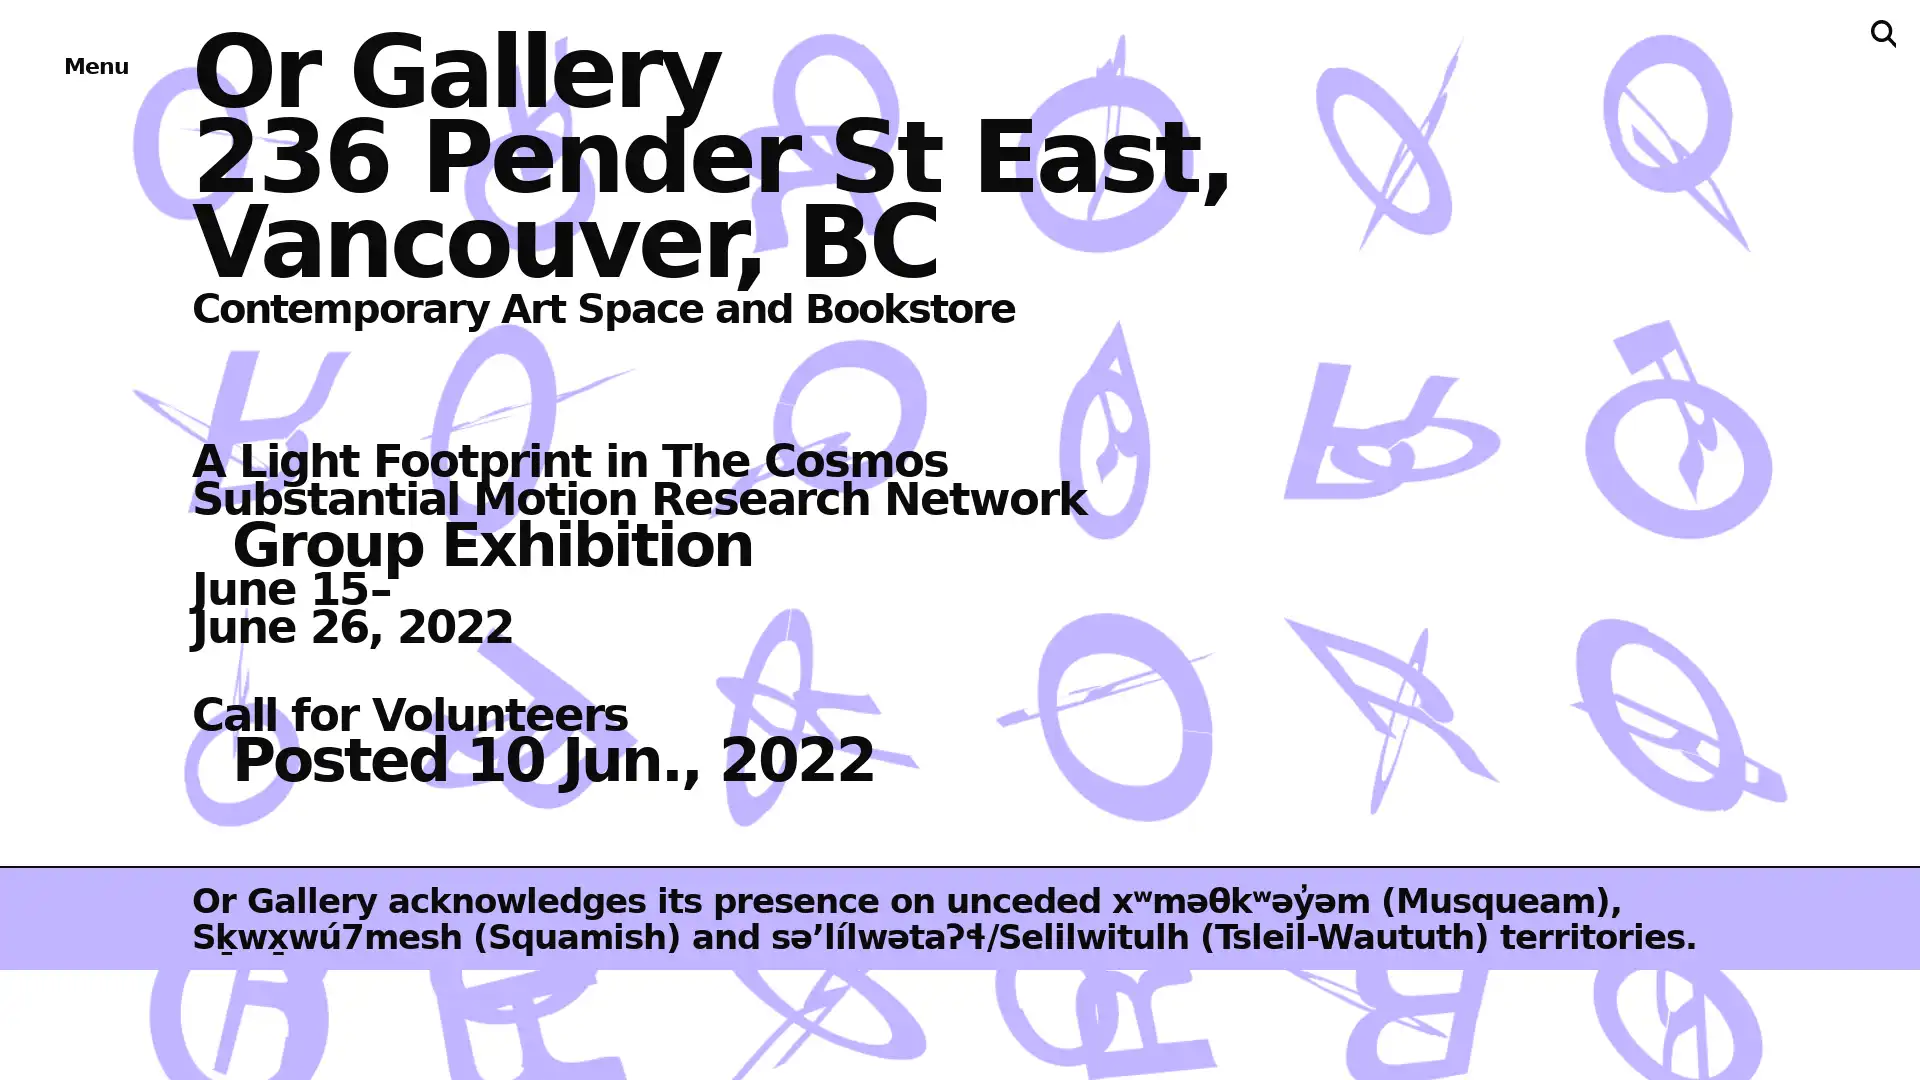 This screenshot has height=1080, width=1920. I want to click on About, so click(434, 793).